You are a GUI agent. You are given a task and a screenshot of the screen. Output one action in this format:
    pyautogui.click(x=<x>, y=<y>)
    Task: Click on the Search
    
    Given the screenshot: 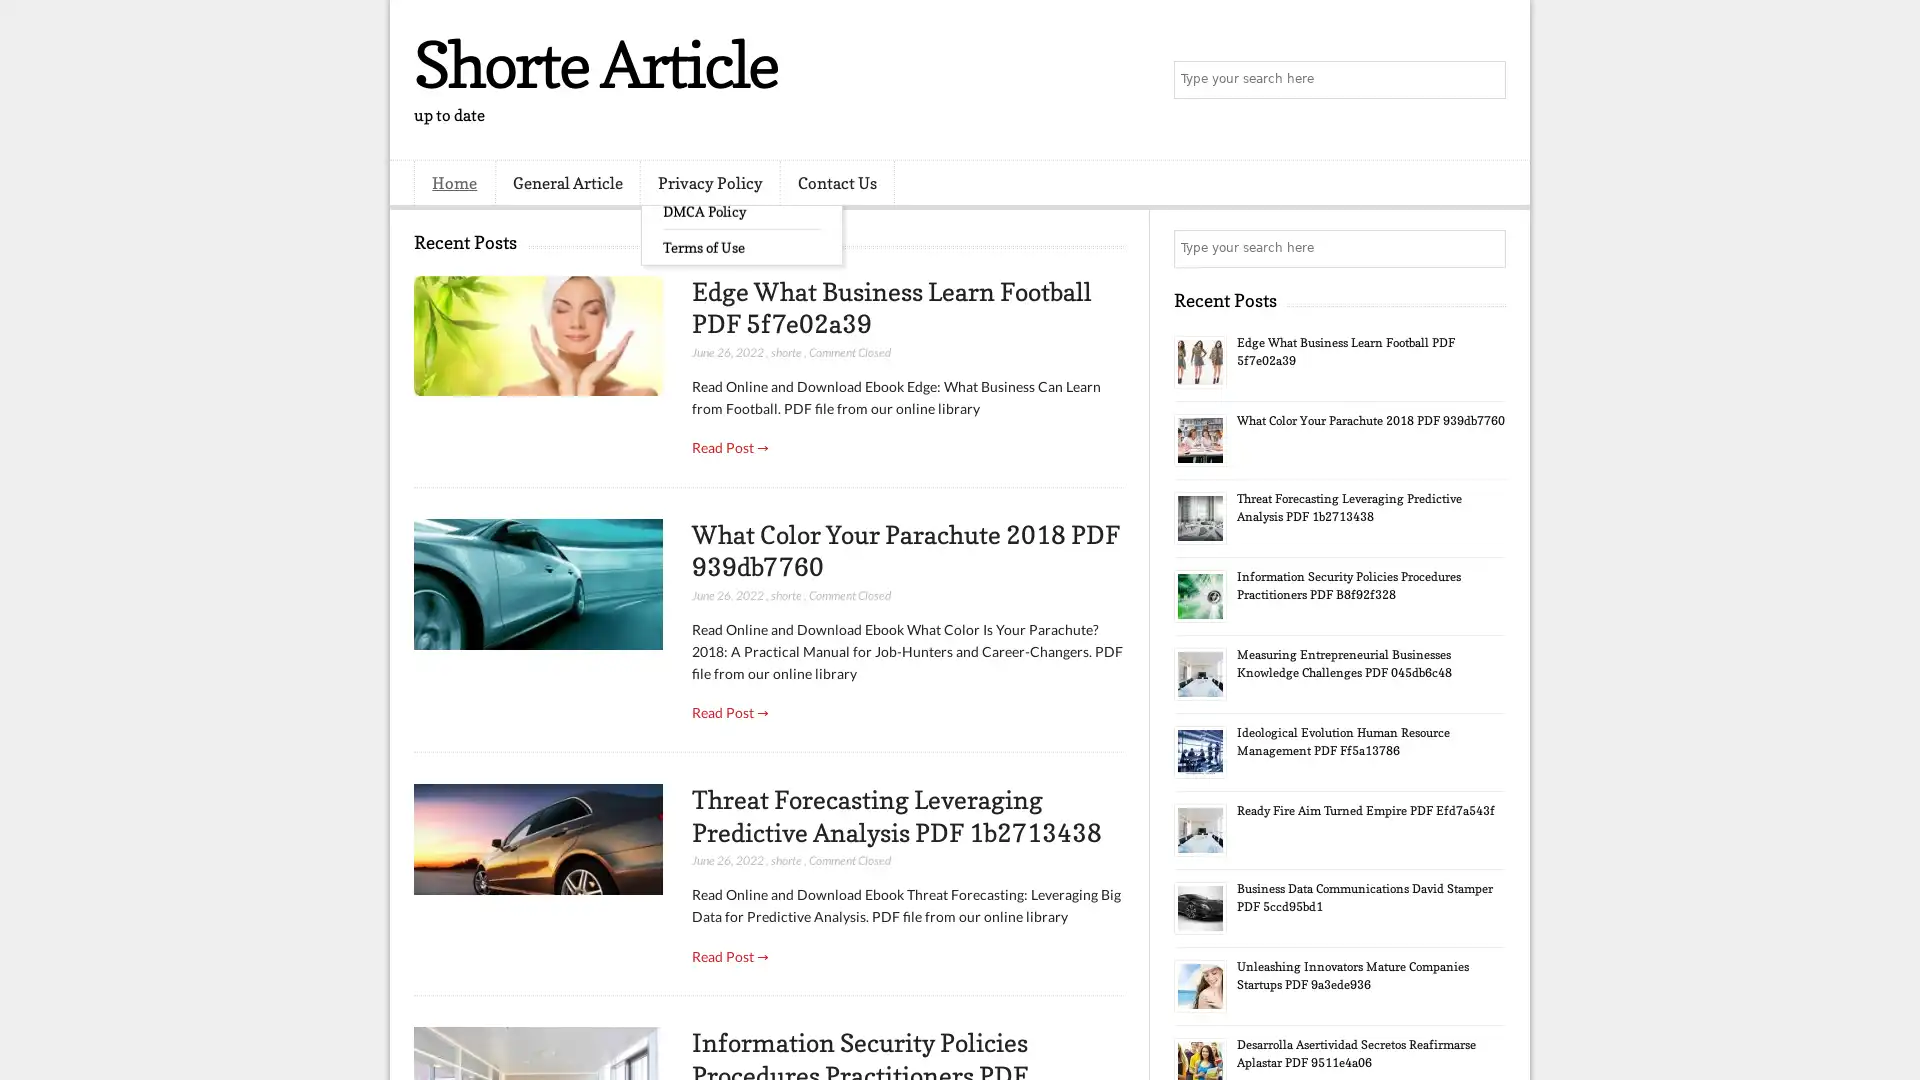 What is the action you would take?
    pyautogui.click(x=1485, y=248)
    